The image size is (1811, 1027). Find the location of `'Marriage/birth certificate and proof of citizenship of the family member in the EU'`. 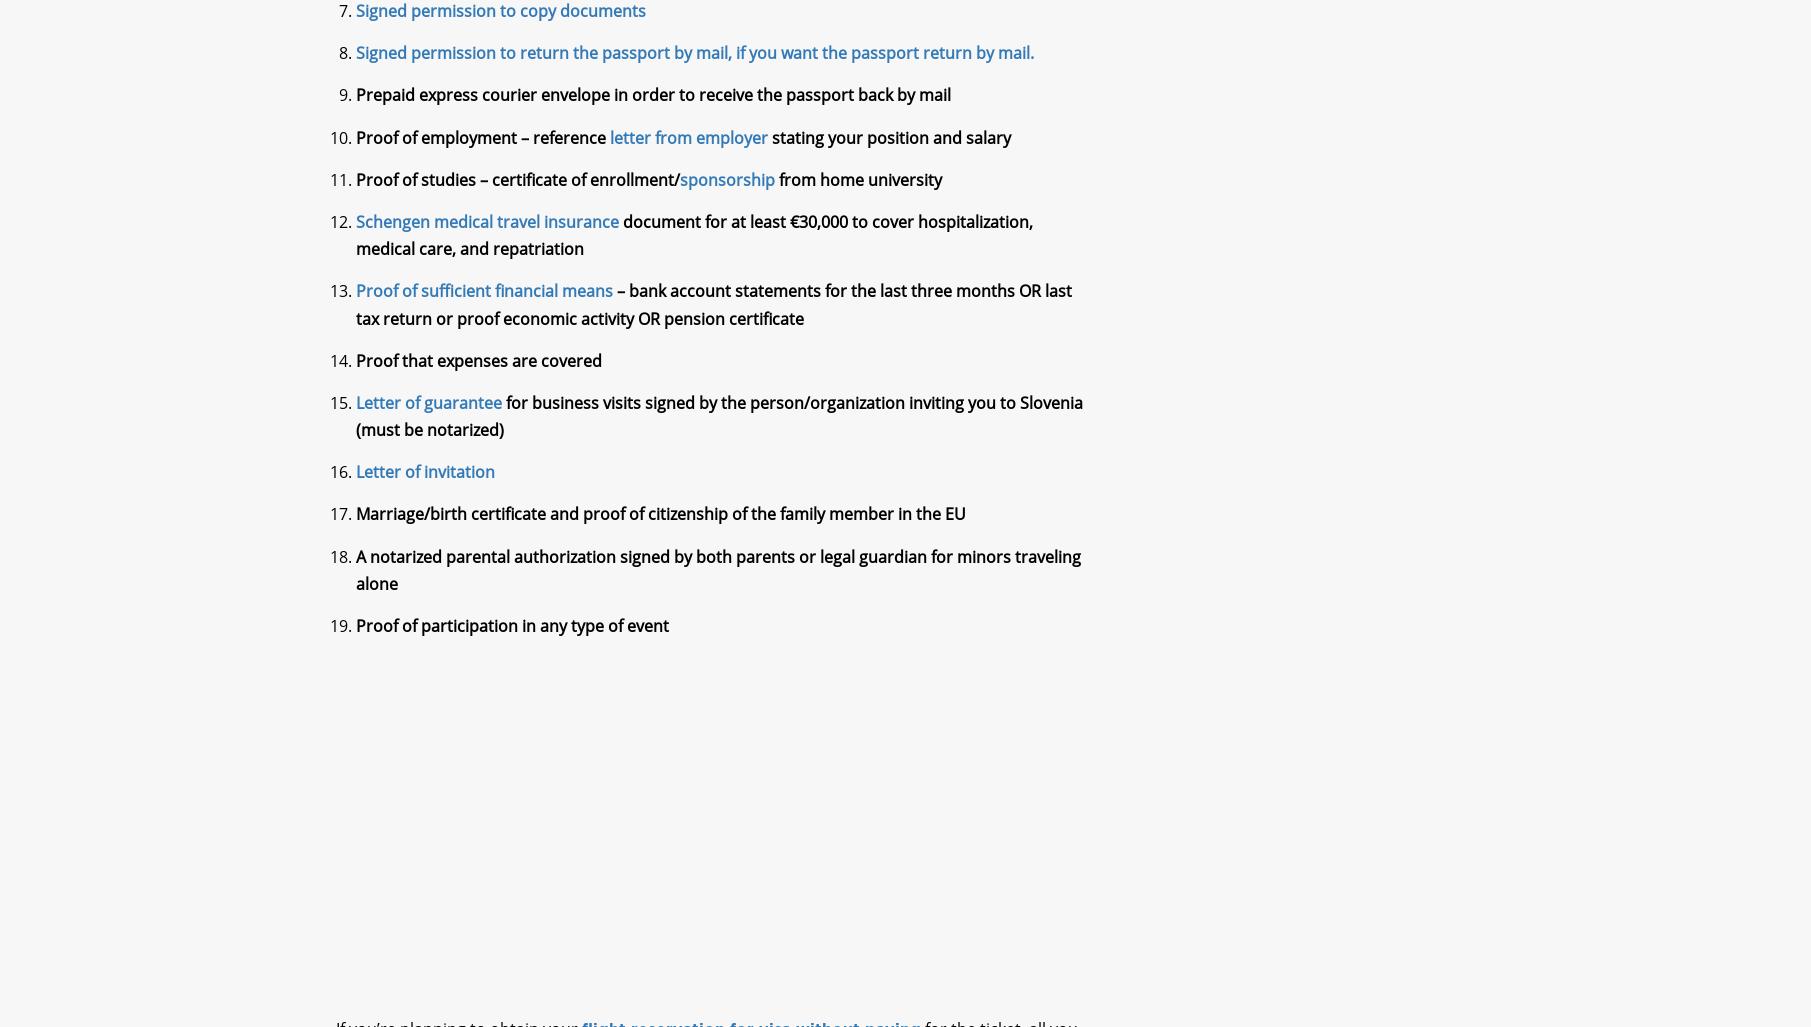

'Marriage/birth certificate and proof of citizenship of the family member in the EU' is located at coordinates (659, 529).